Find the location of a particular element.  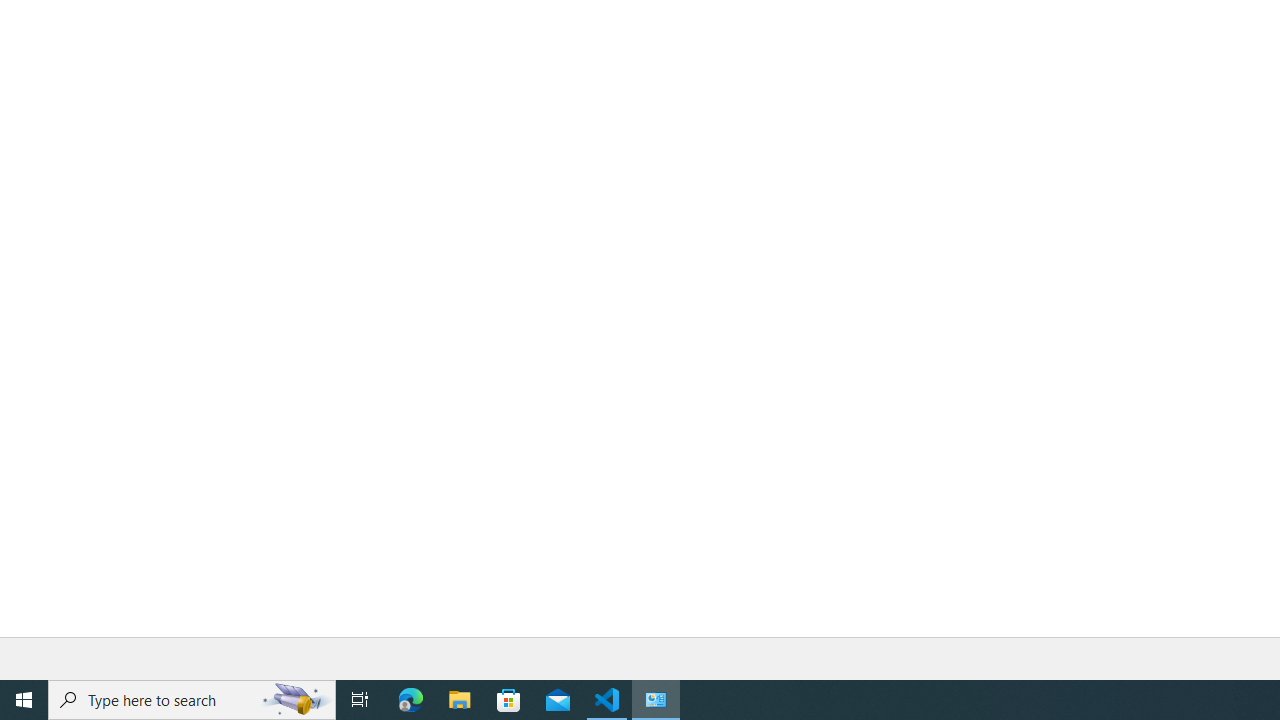

'Control Panel - 1 running window' is located at coordinates (656, 698).